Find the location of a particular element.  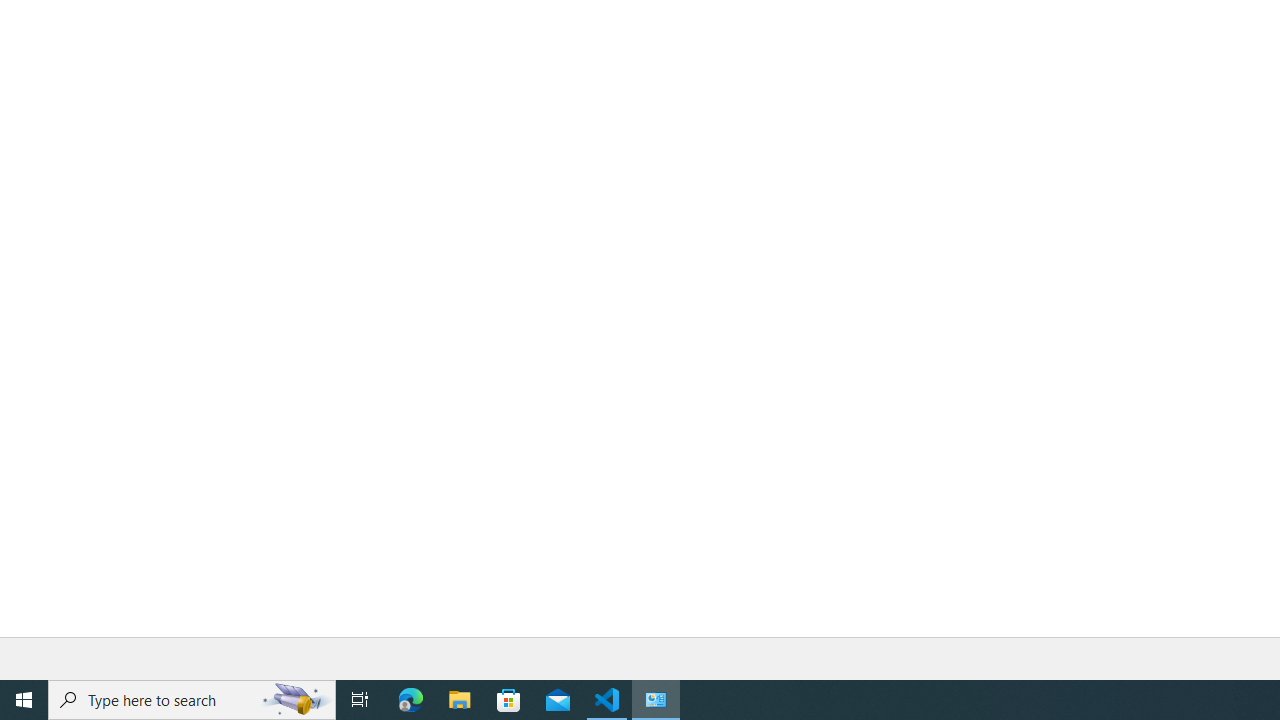

'Control Panel - 1 running window' is located at coordinates (656, 698).